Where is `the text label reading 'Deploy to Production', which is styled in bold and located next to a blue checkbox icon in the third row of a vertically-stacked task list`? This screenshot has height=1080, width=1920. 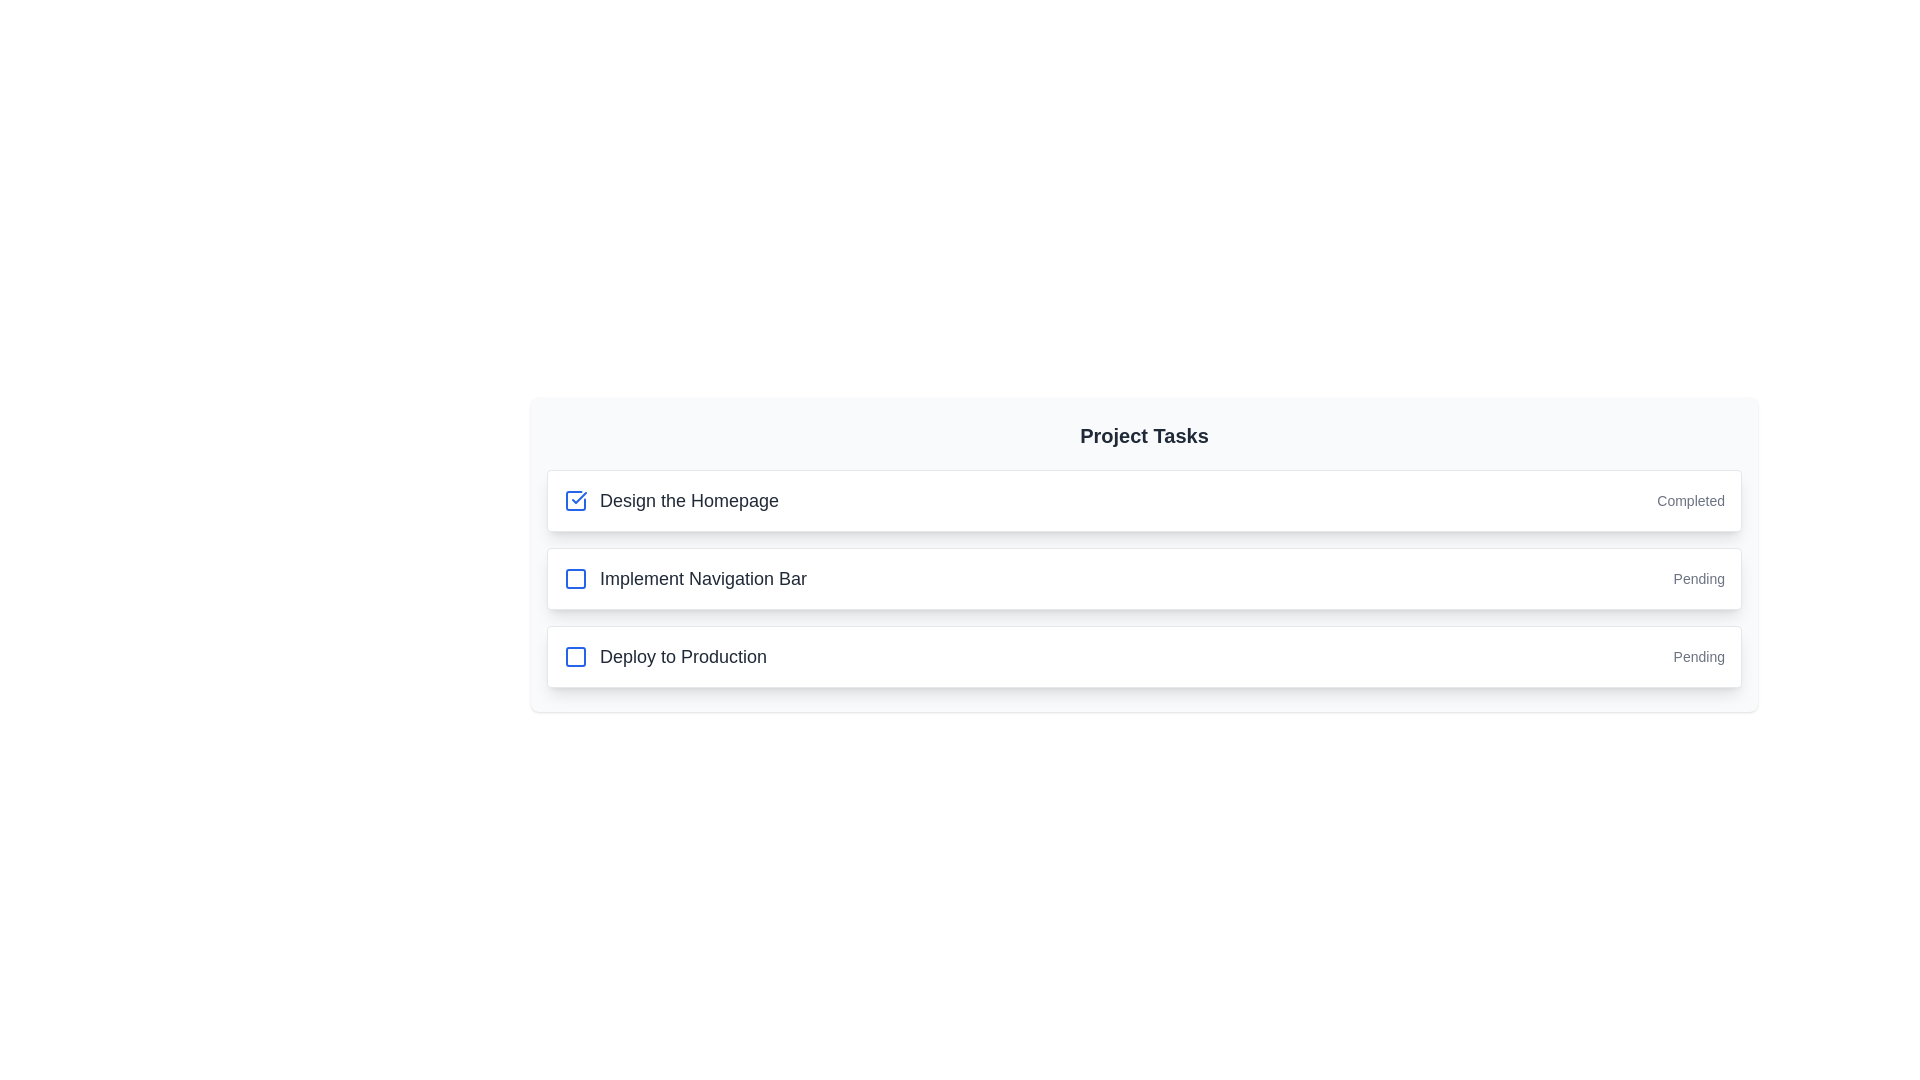
the text label reading 'Deploy to Production', which is styled in bold and located next to a blue checkbox icon in the third row of a vertically-stacked task list is located at coordinates (665, 656).